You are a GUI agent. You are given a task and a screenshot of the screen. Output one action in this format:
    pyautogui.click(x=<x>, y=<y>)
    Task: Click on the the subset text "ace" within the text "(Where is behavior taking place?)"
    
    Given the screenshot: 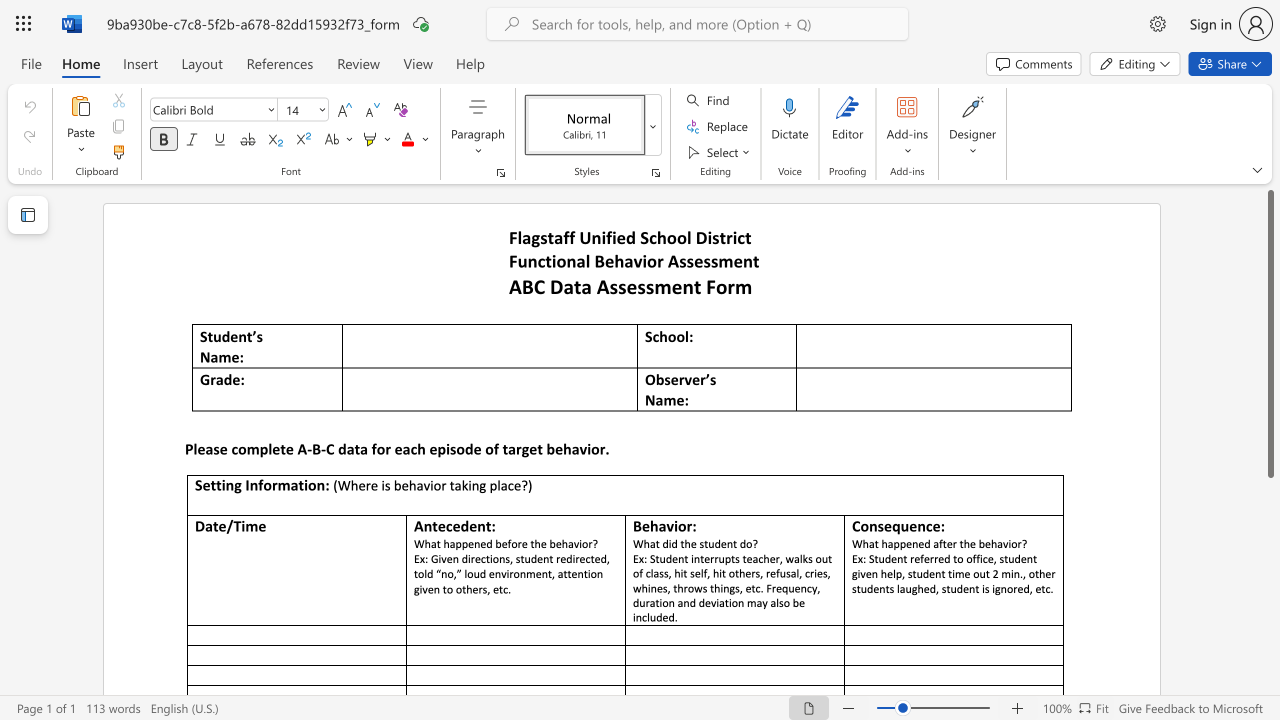 What is the action you would take?
    pyautogui.click(x=500, y=485)
    